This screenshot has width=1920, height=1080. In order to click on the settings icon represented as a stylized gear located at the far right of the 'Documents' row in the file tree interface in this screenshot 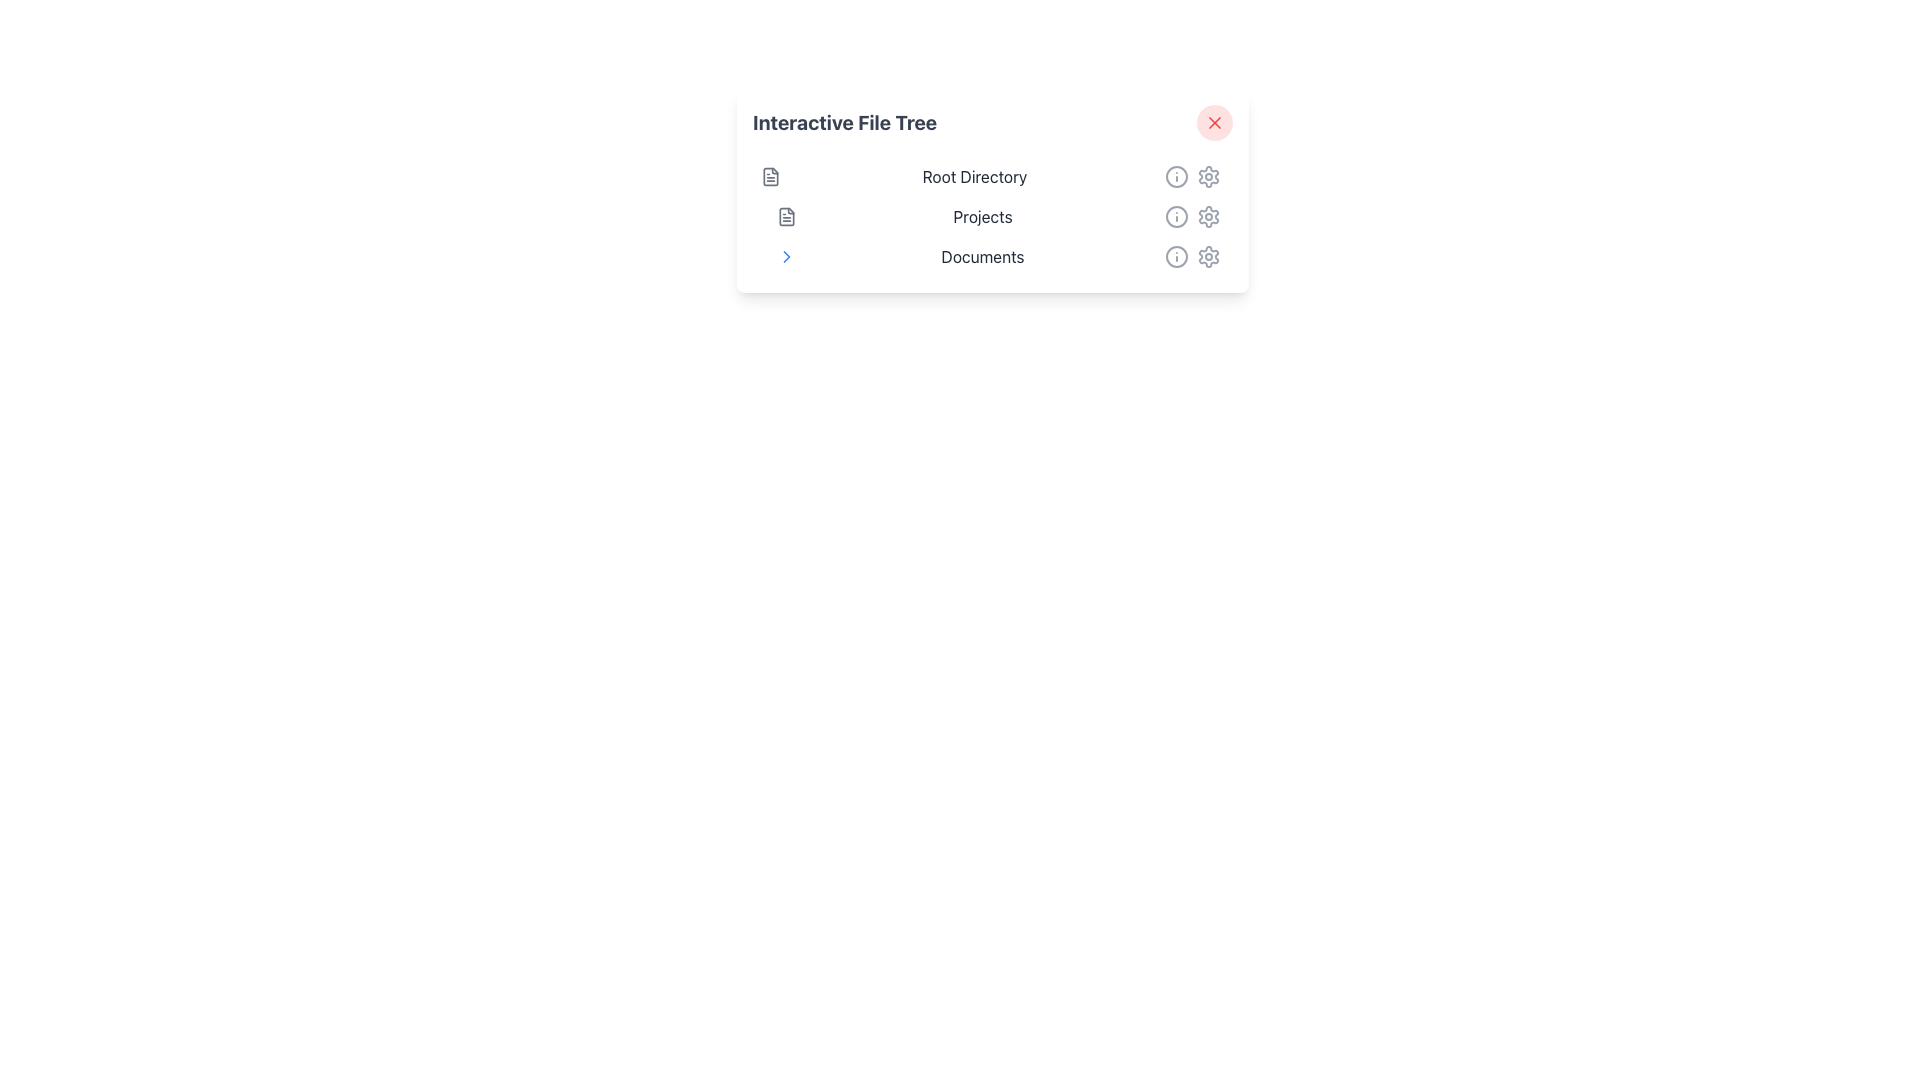, I will do `click(1208, 256)`.